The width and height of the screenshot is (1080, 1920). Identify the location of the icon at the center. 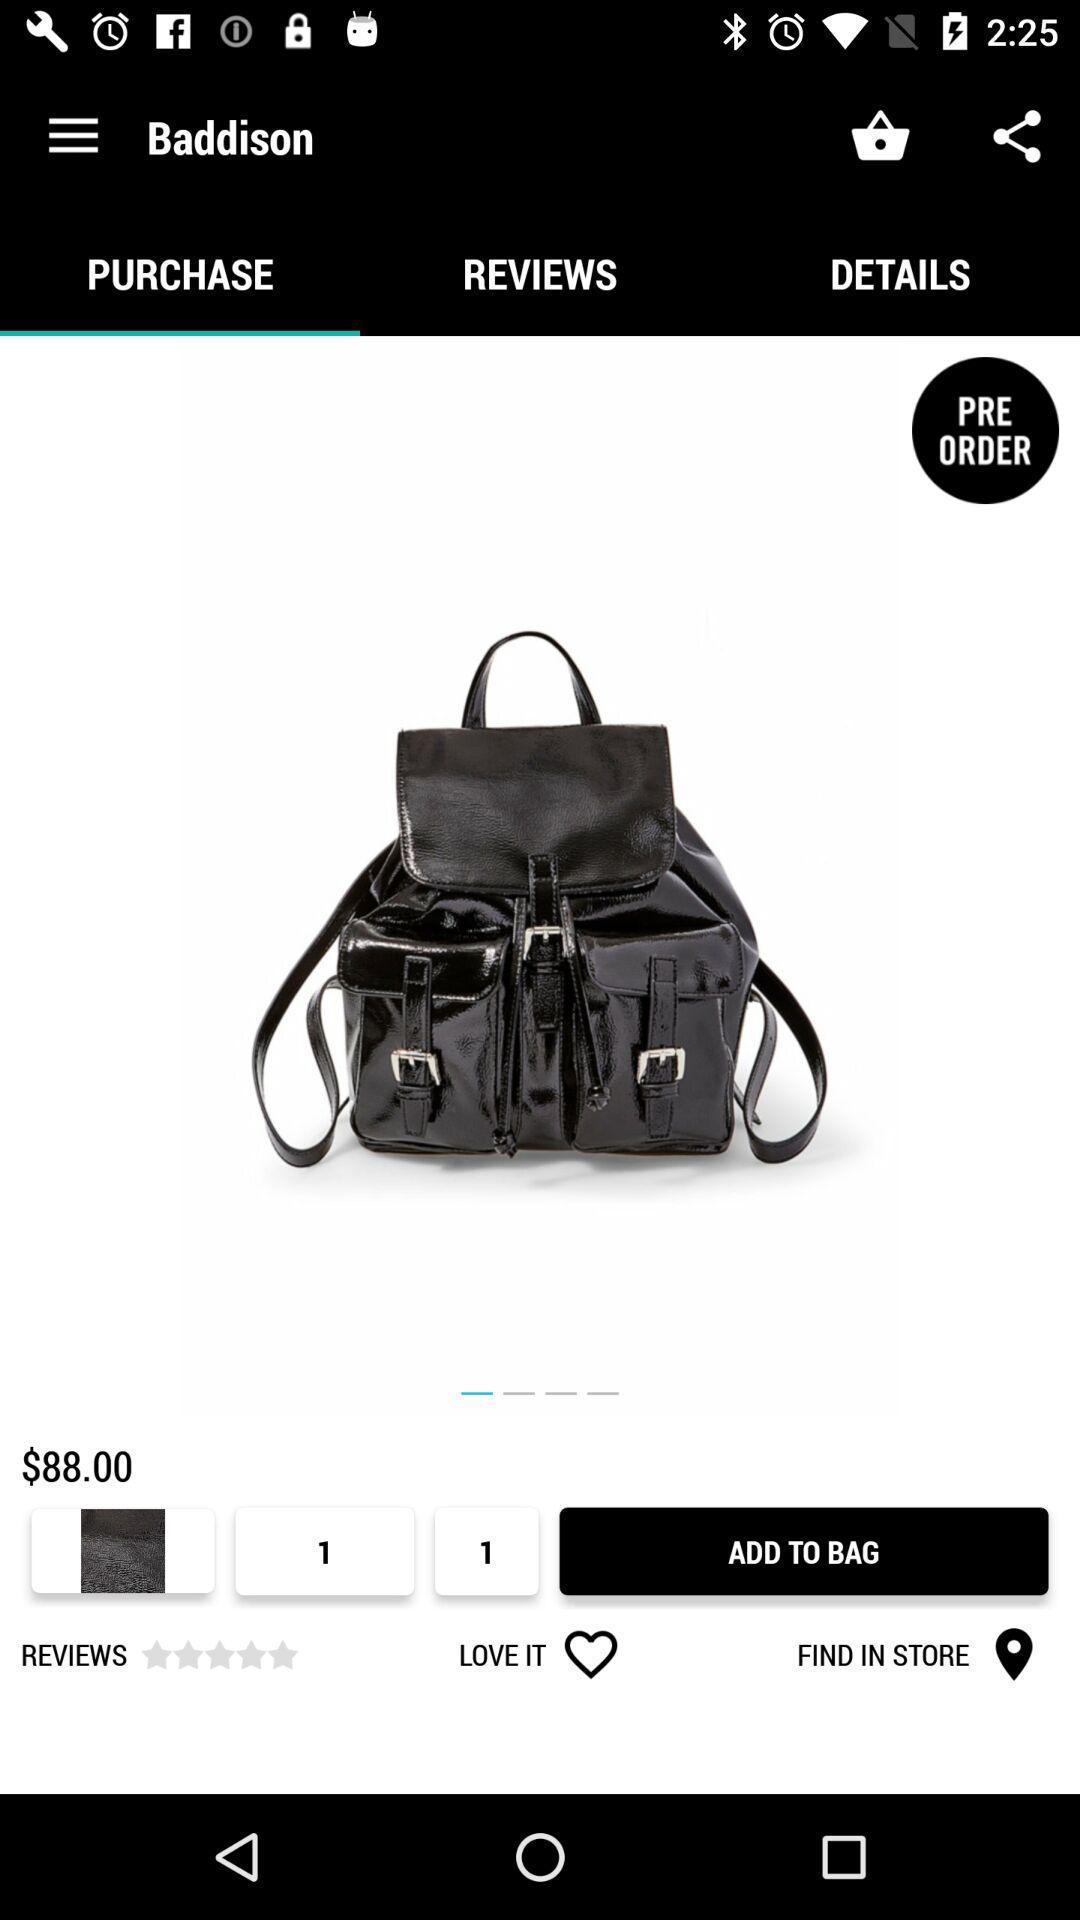
(540, 876).